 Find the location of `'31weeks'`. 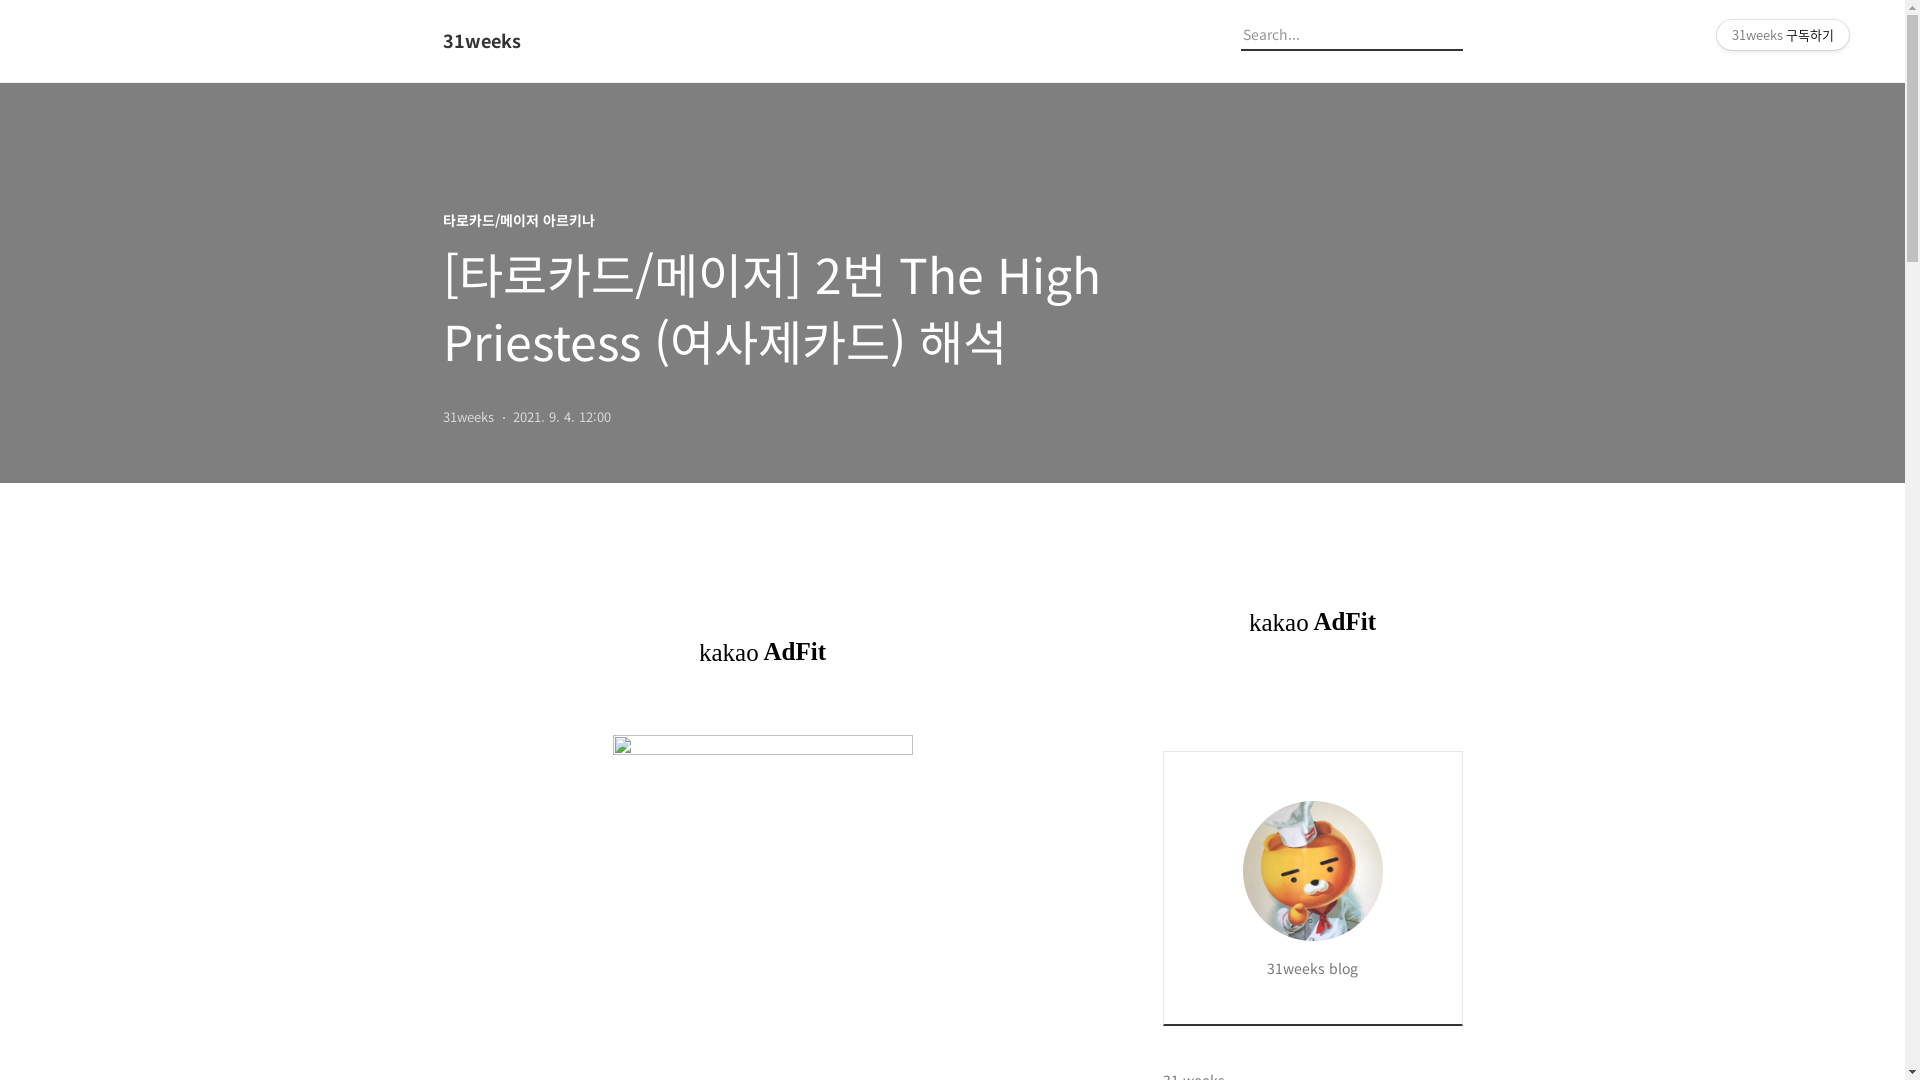

'31weeks' is located at coordinates (552, 41).